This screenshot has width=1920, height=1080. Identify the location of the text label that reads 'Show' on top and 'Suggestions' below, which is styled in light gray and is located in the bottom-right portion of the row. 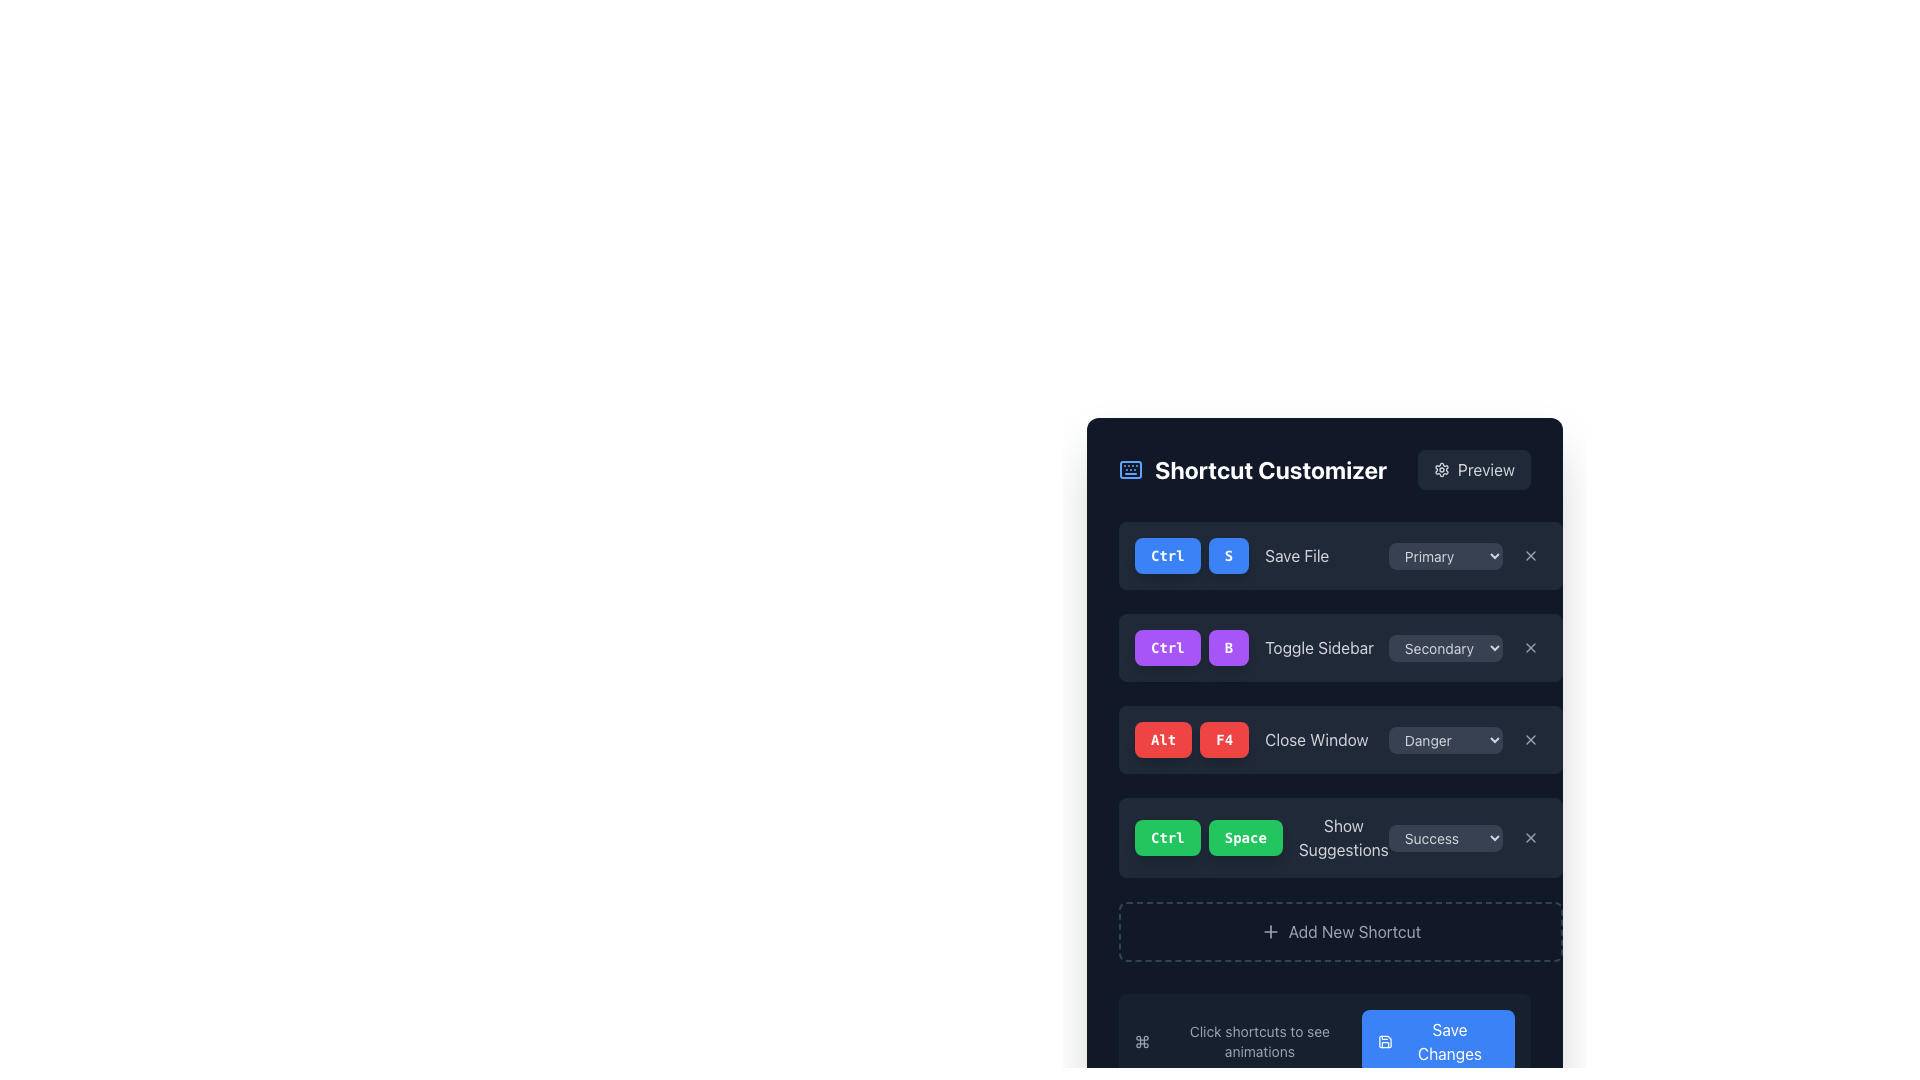
(1343, 837).